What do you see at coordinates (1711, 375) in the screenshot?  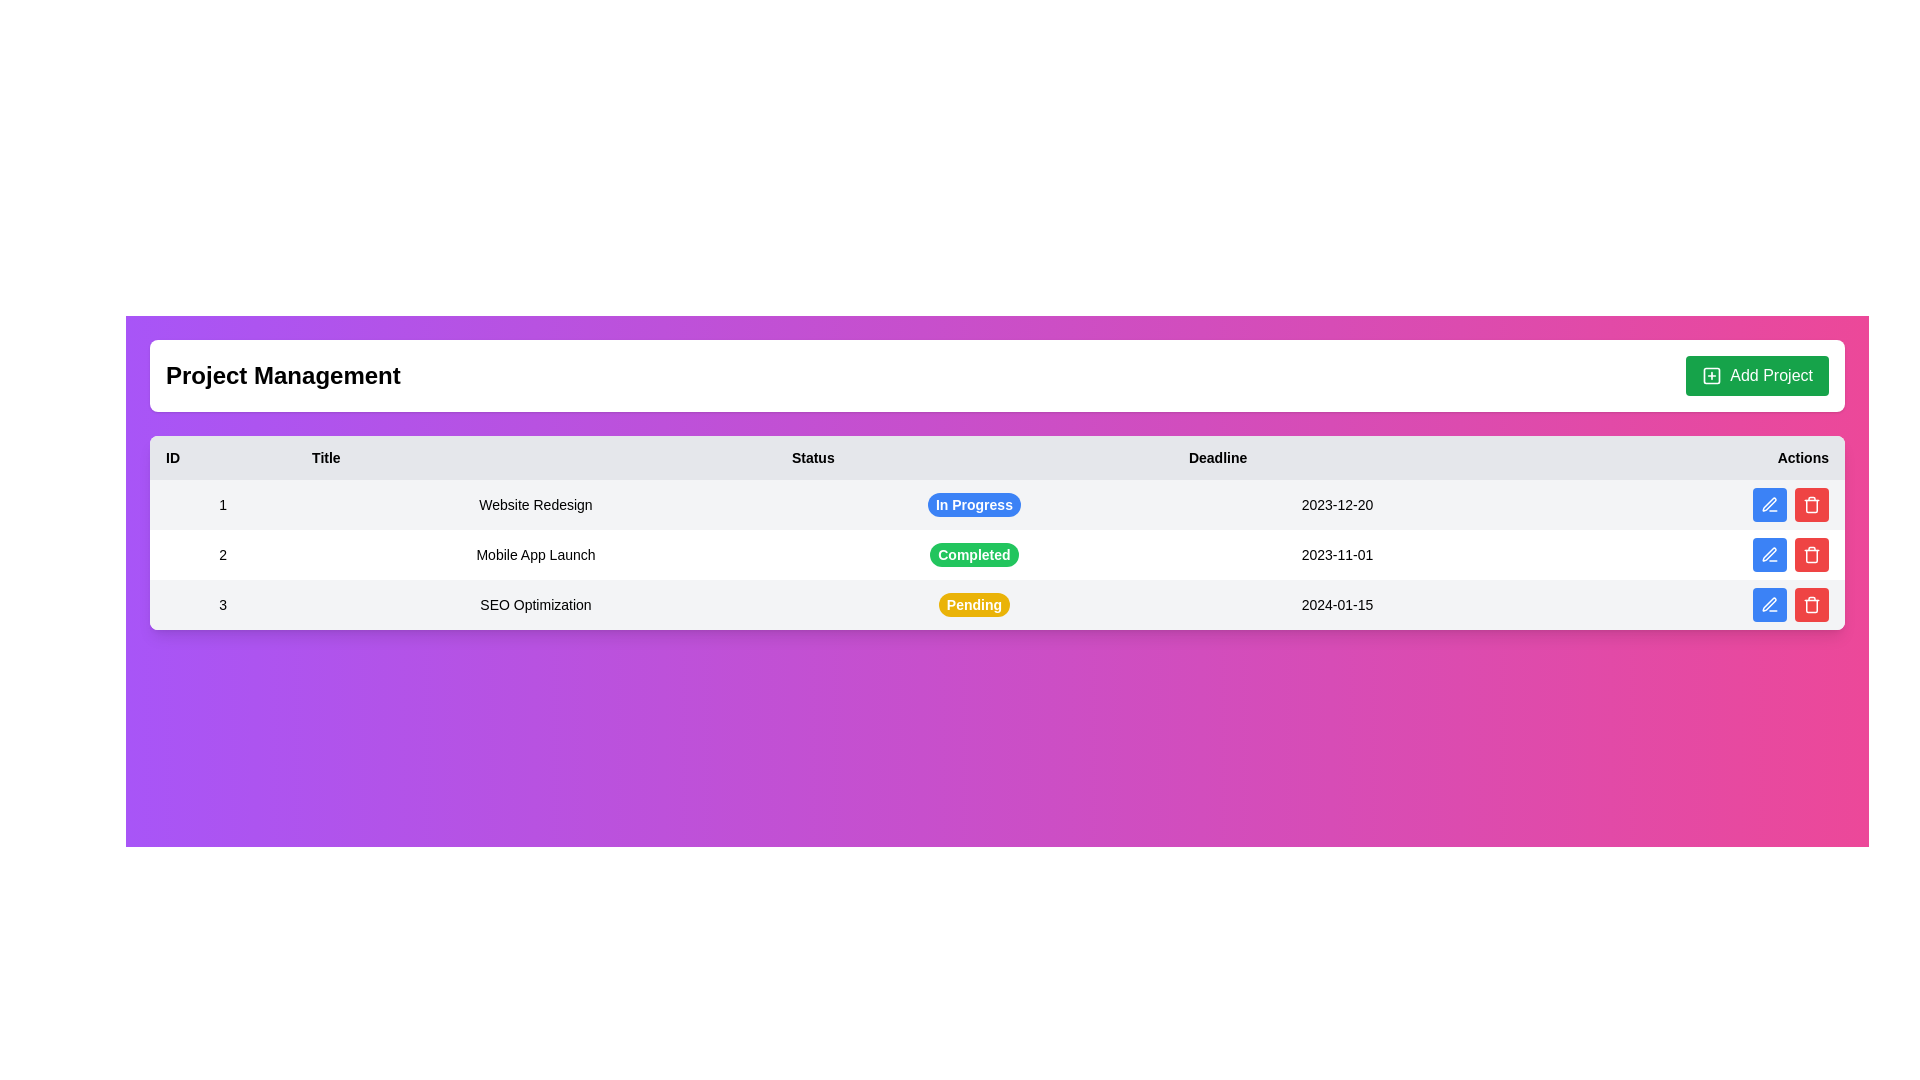 I see `the 'Add Project' button, which contains the icon indicating the action to create a new project, located at the top-right corner of the interface` at bounding box center [1711, 375].